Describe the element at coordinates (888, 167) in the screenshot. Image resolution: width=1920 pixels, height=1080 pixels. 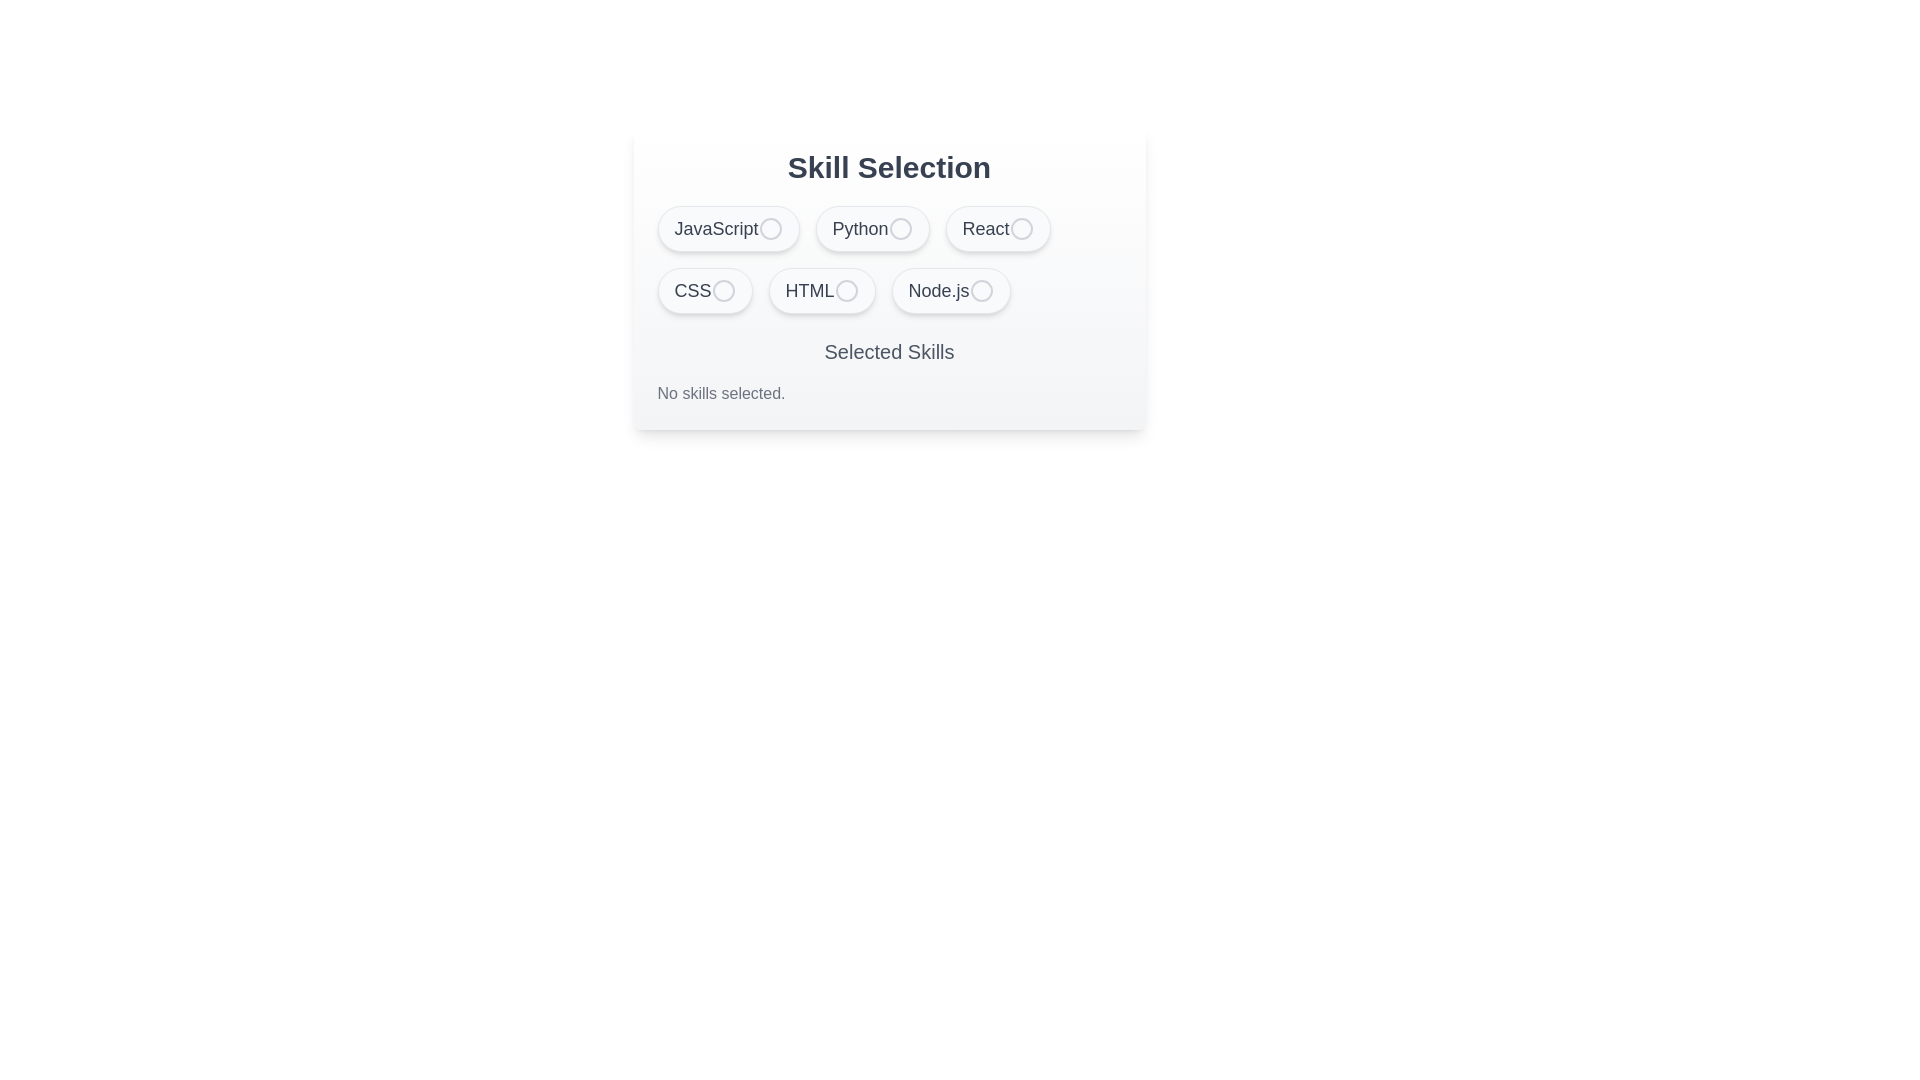
I see `the text header located at the top of the card that indicates the purpose of the skill selection interface` at that location.